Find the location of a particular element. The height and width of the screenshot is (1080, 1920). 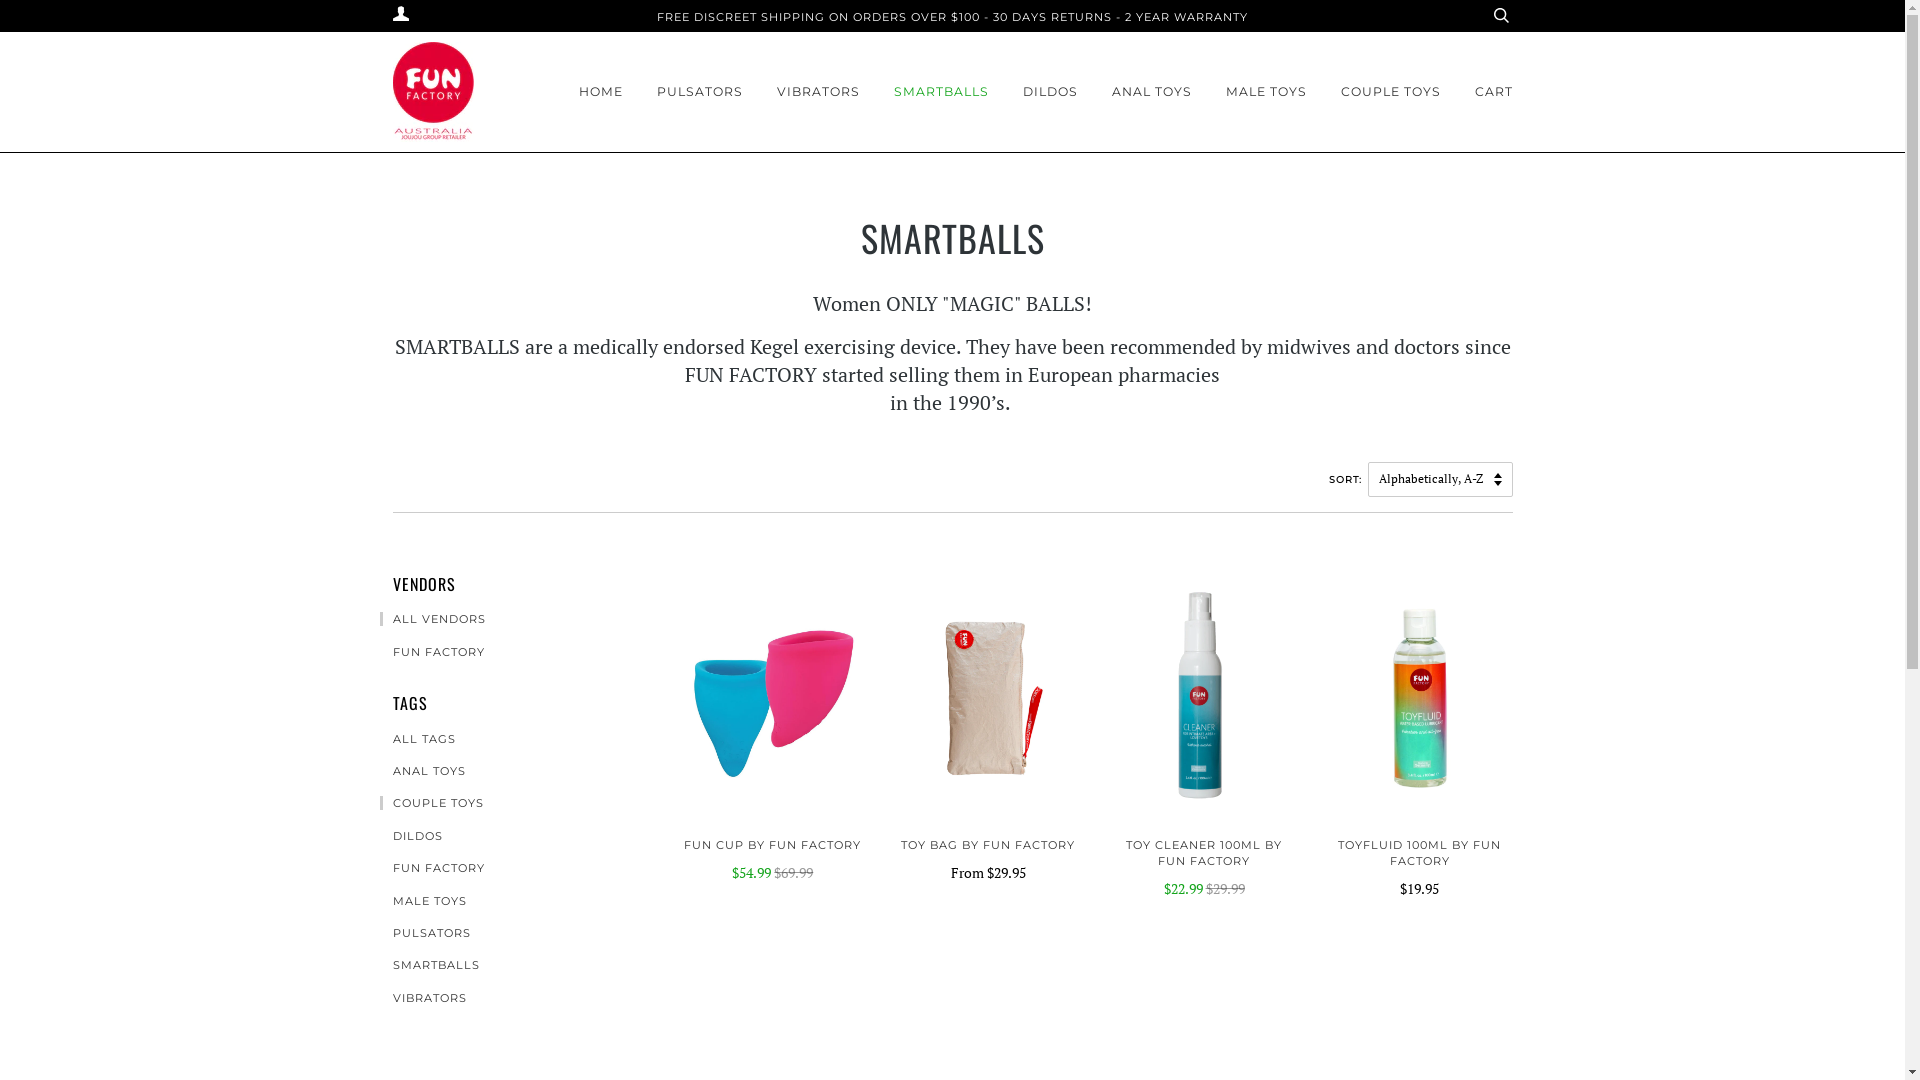

'ANAL TOYS' is located at coordinates (1152, 92).